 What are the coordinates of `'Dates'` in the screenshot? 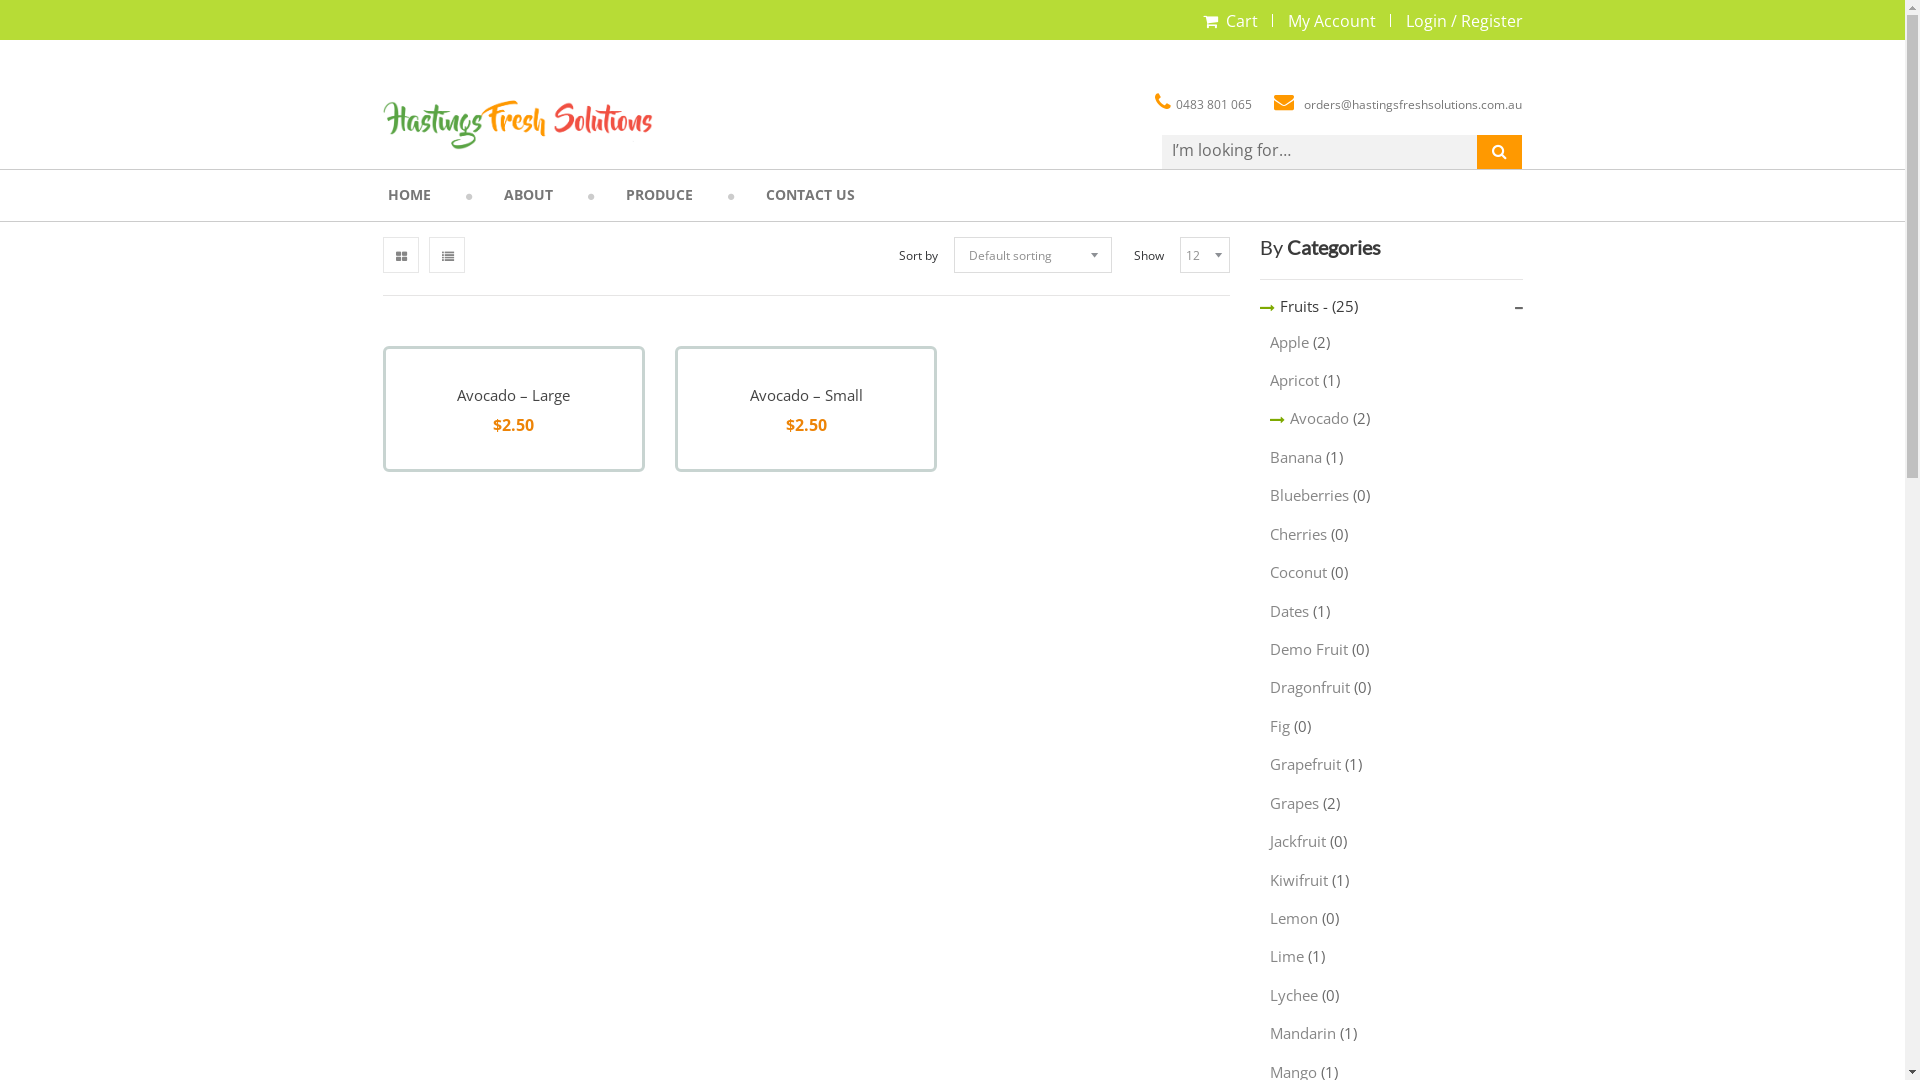 It's located at (1289, 609).